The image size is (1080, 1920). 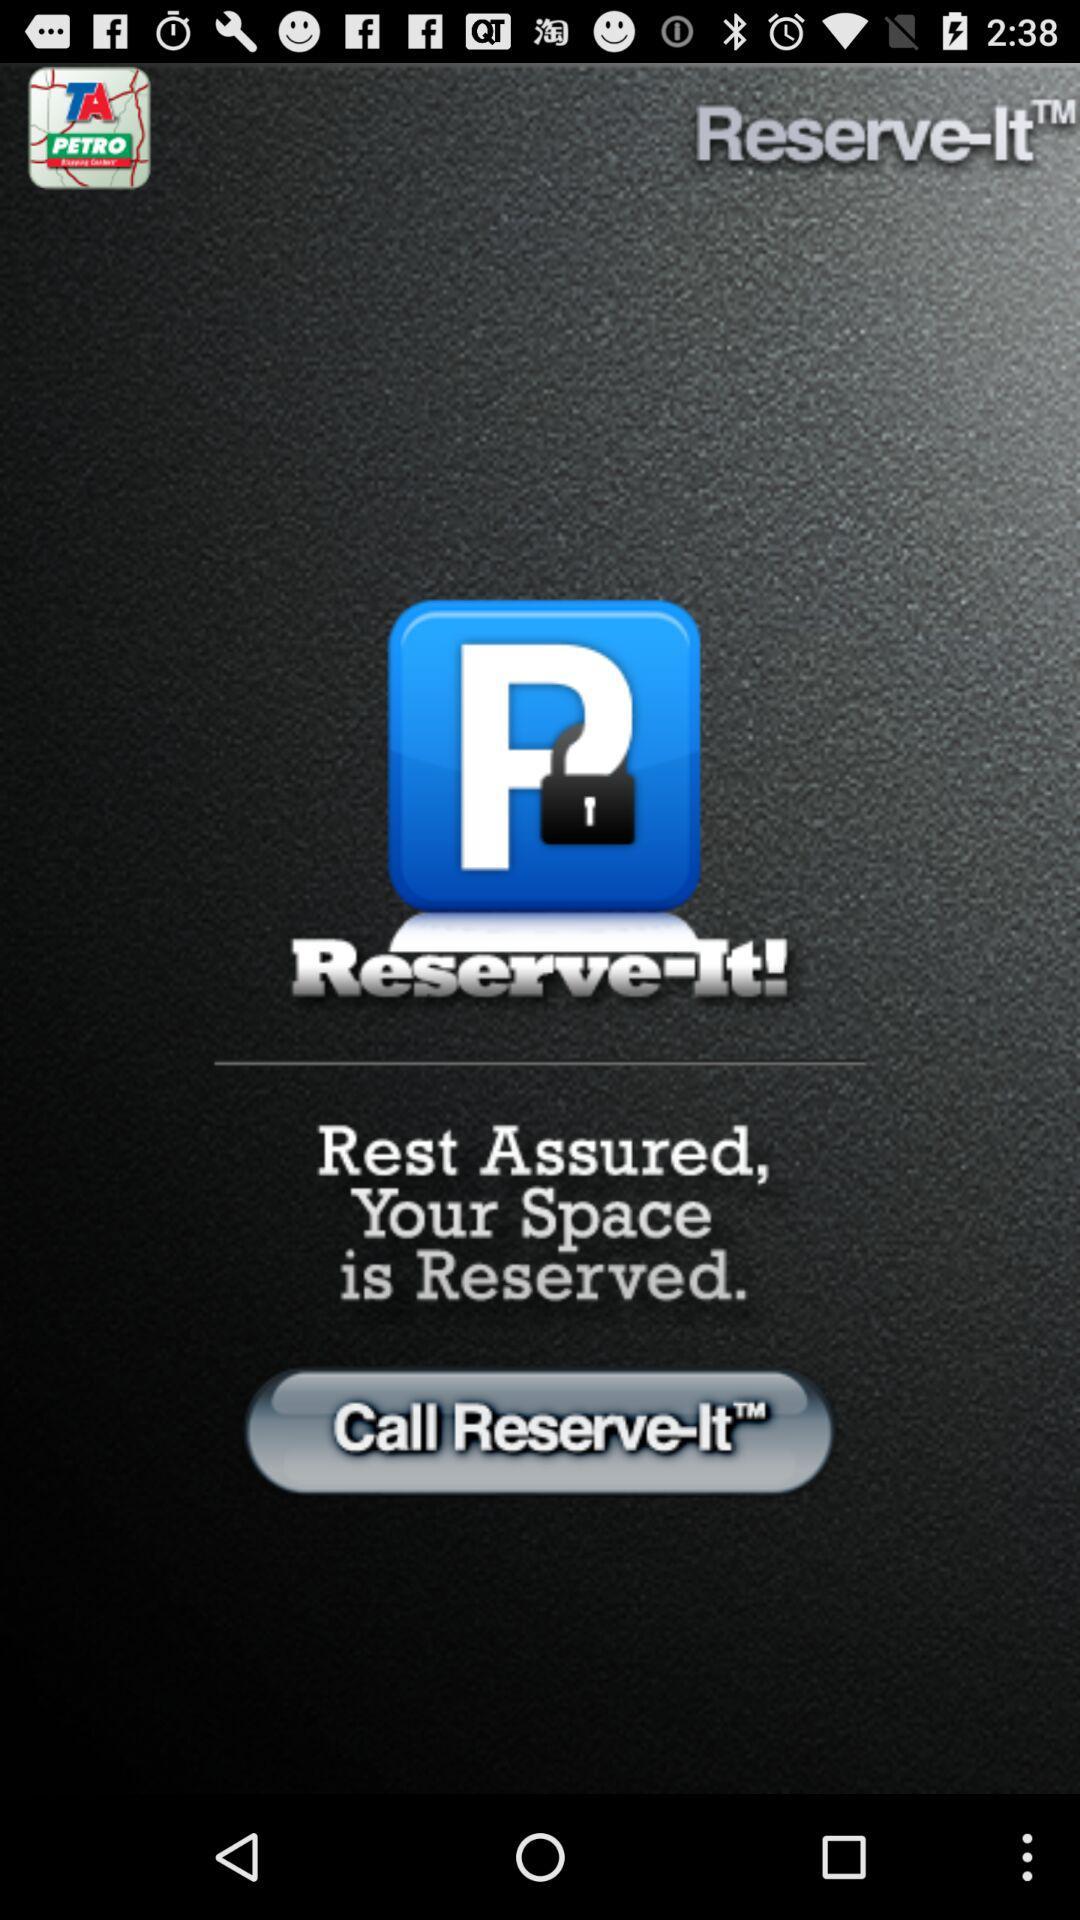 What do you see at coordinates (540, 1429) in the screenshot?
I see `the icon at the bottom` at bounding box center [540, 1429].